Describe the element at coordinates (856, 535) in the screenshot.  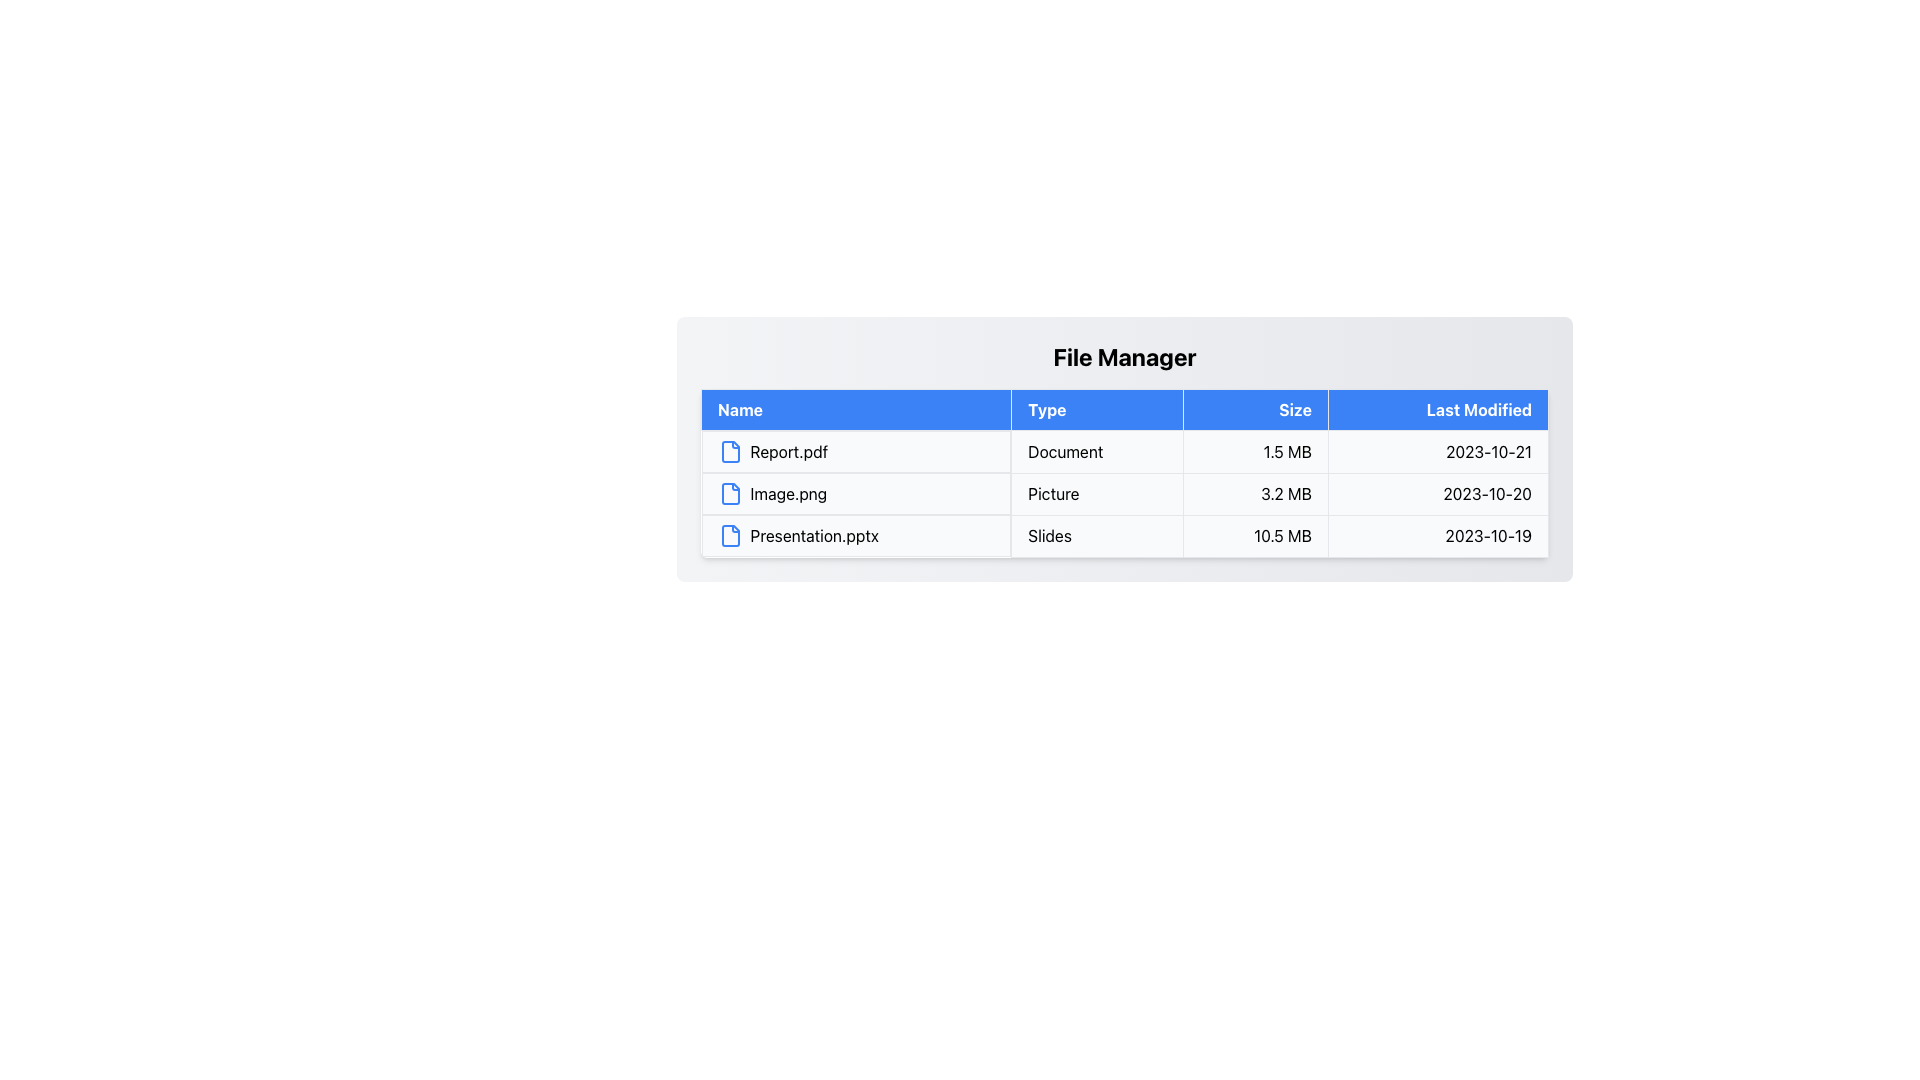
I see `the text label displaying the file name 'Presentation.pptx' with the blue file icon, located in the leftmost cell of the third row in the table` at that location.